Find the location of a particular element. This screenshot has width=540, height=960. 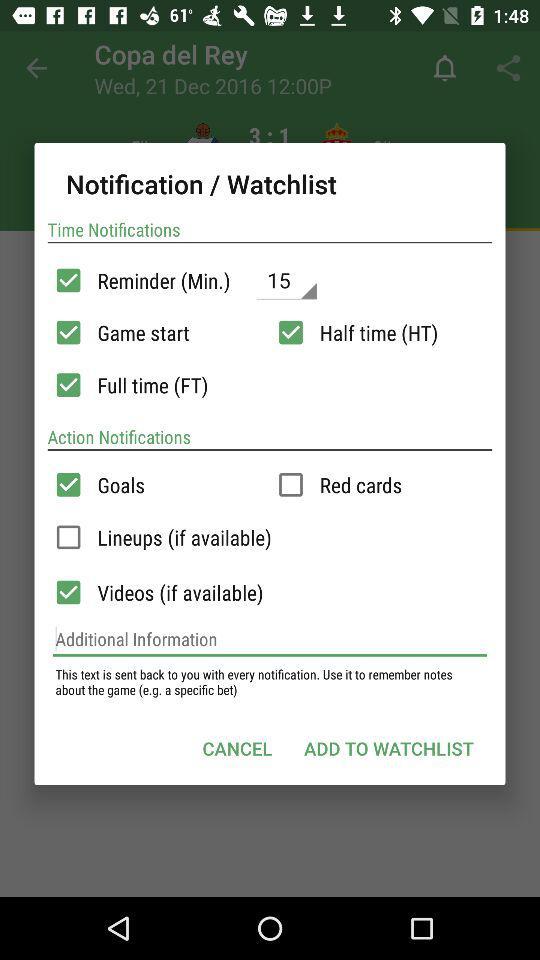

check the box is located at coordinates (290, 483).